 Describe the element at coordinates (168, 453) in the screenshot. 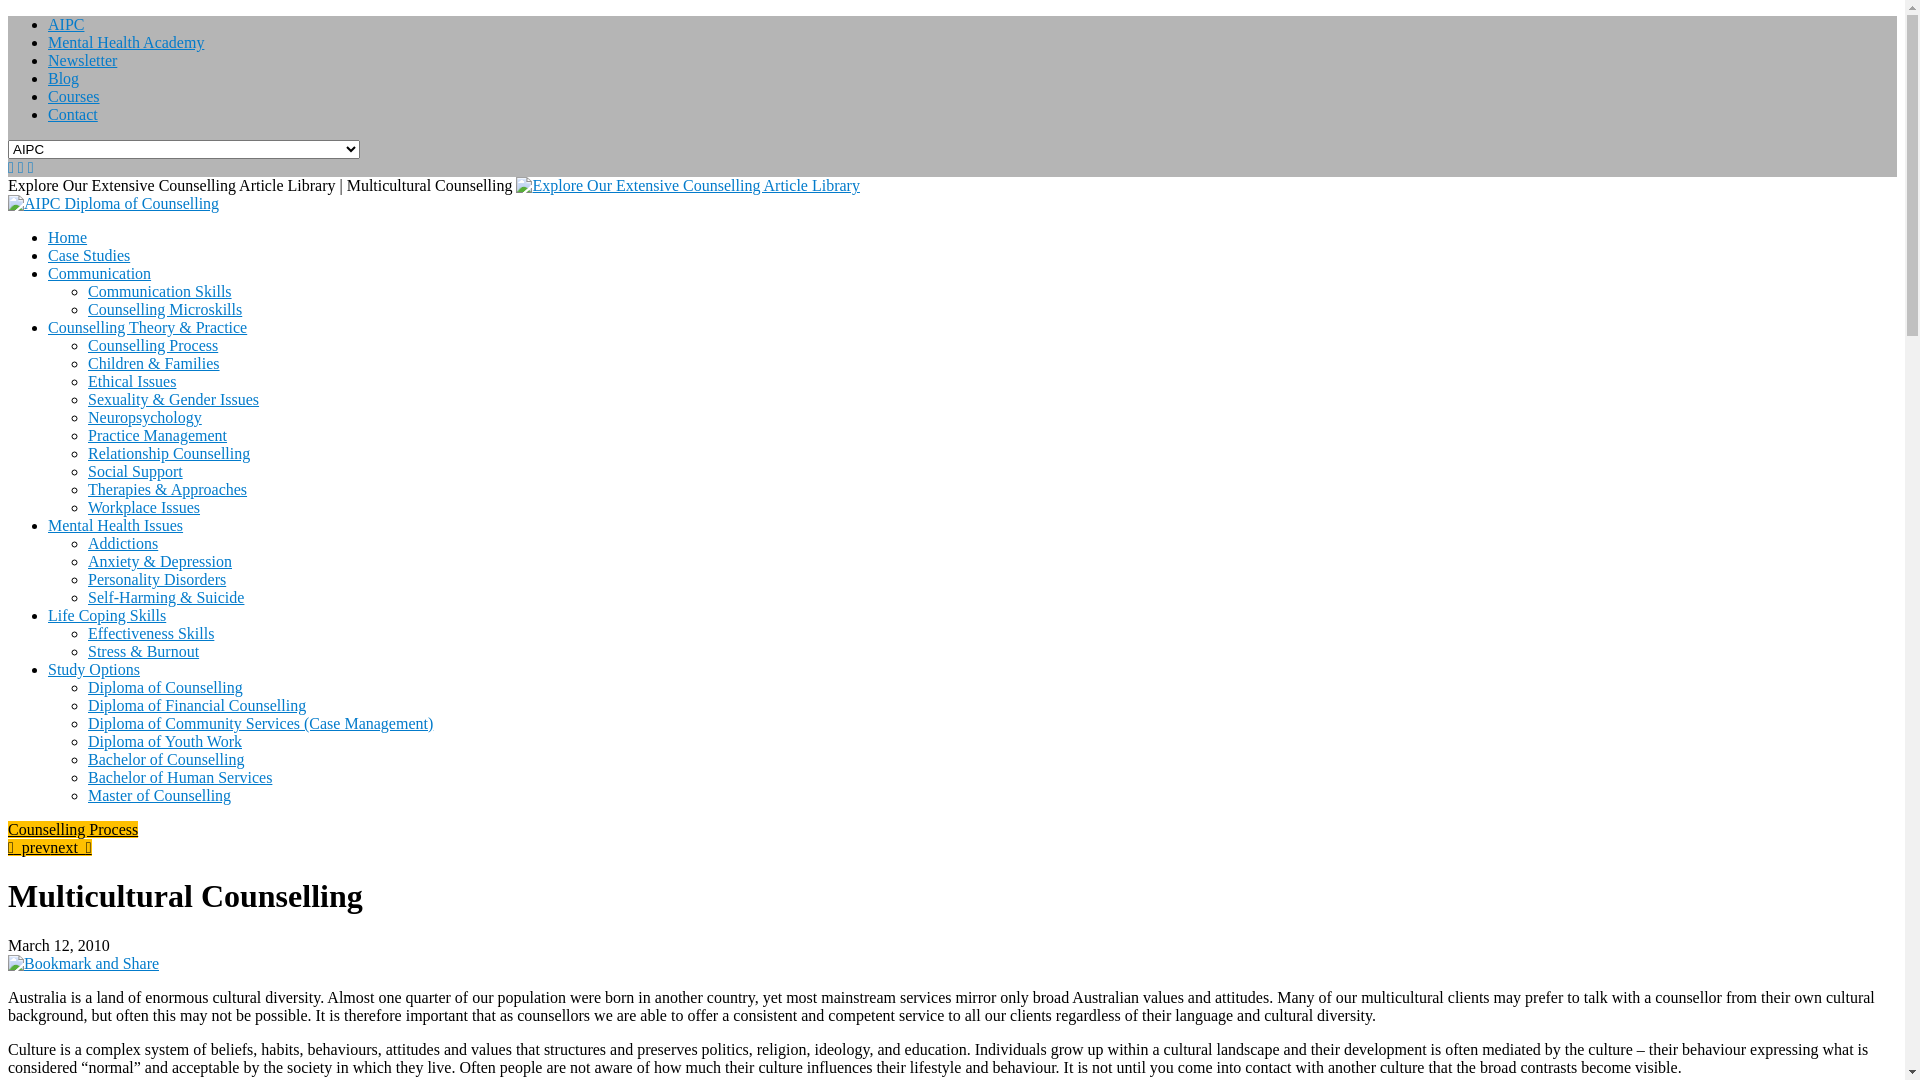

I see `'Relationship Counselling'` at that location.